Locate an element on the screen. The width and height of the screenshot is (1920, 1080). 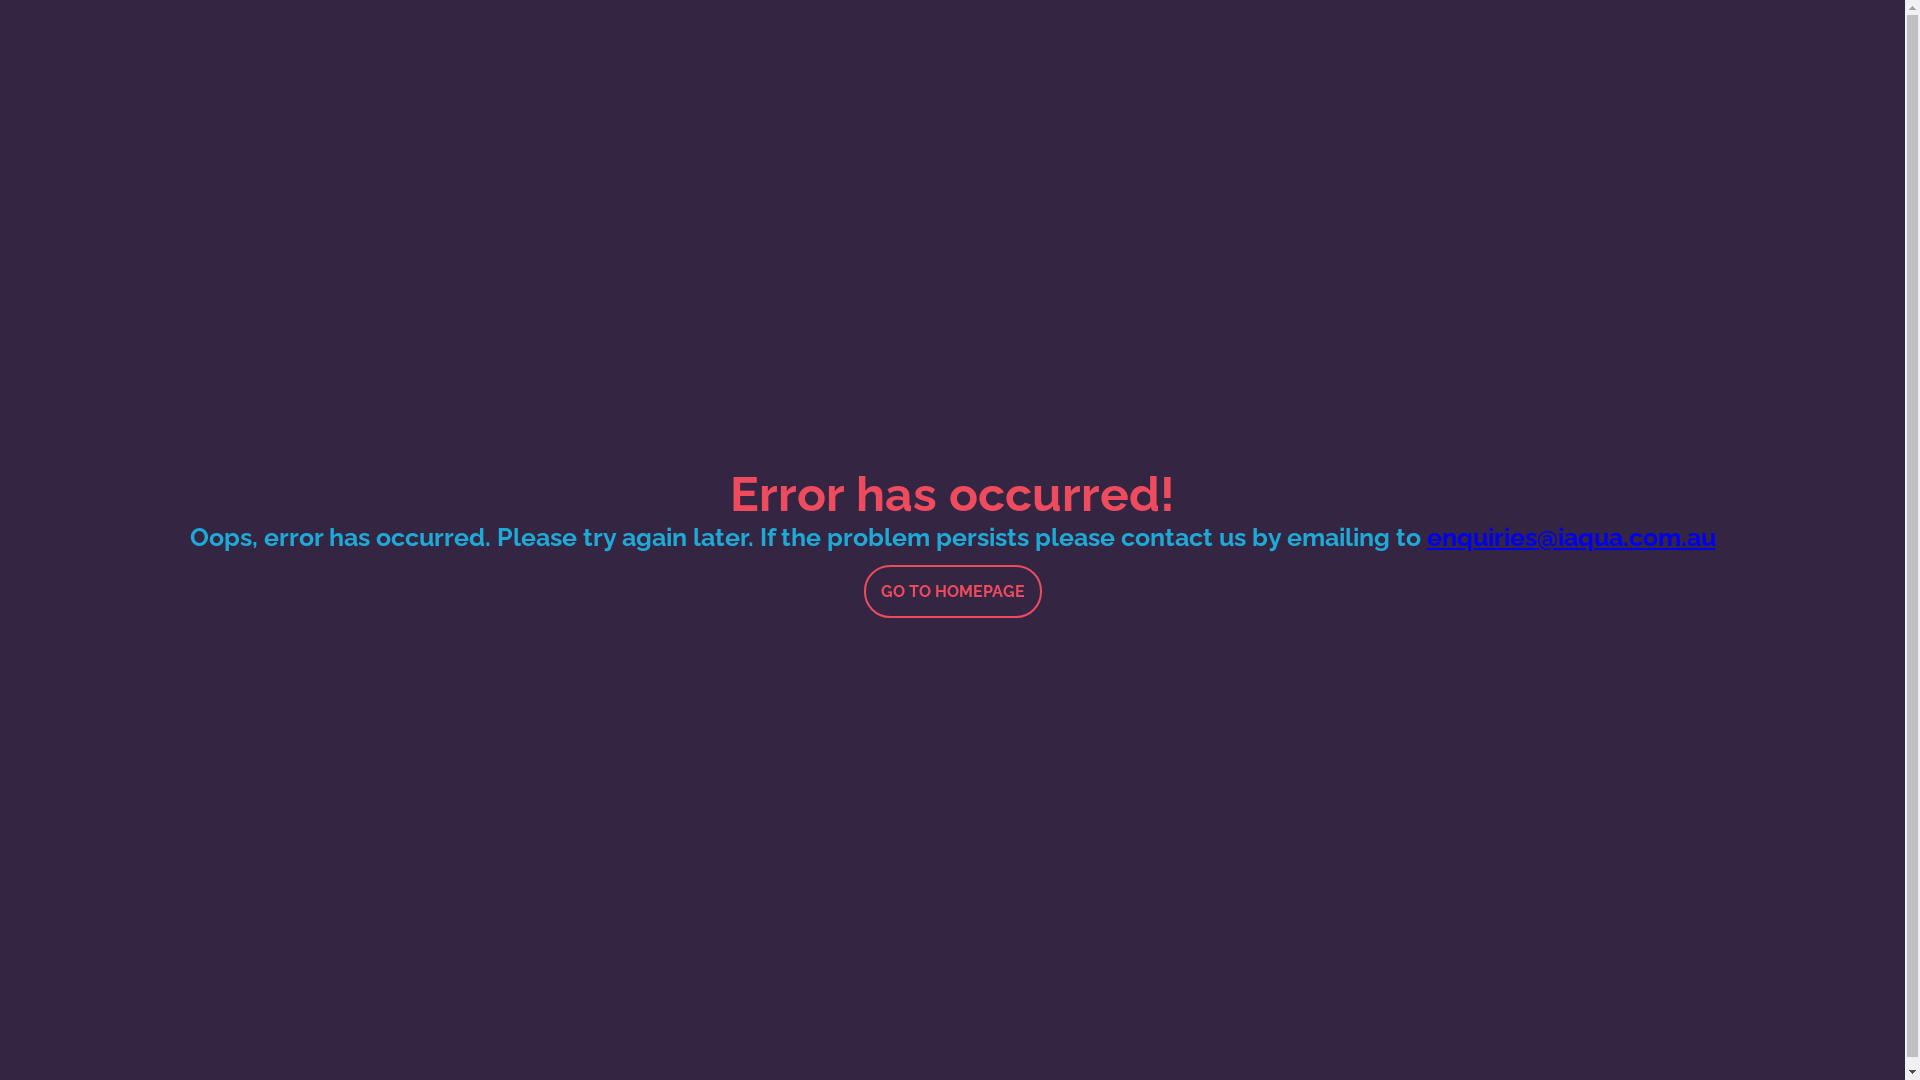
'enquiries@iaqua.com.au' is located at coordinates (1569, 535).